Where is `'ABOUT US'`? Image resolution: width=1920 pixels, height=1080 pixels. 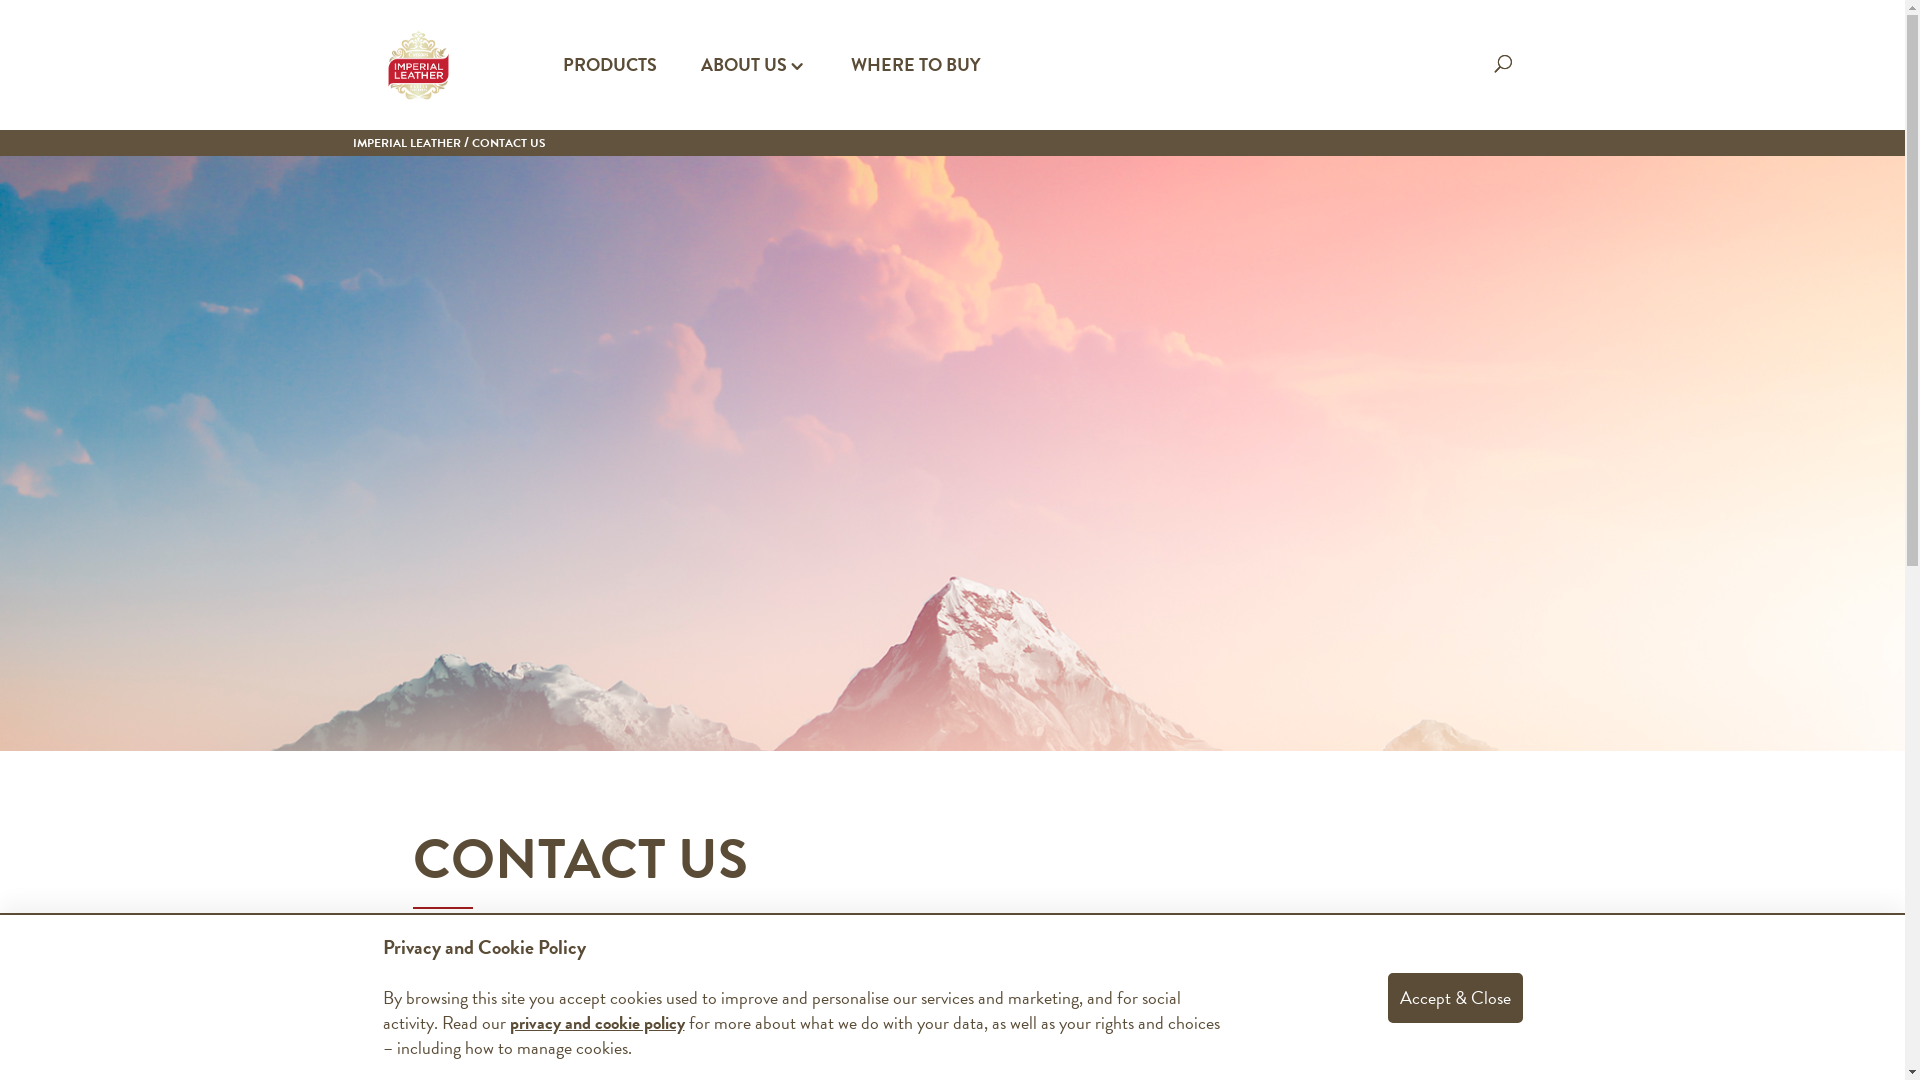 'ABOUT US' is located at coordinates (752, 93).